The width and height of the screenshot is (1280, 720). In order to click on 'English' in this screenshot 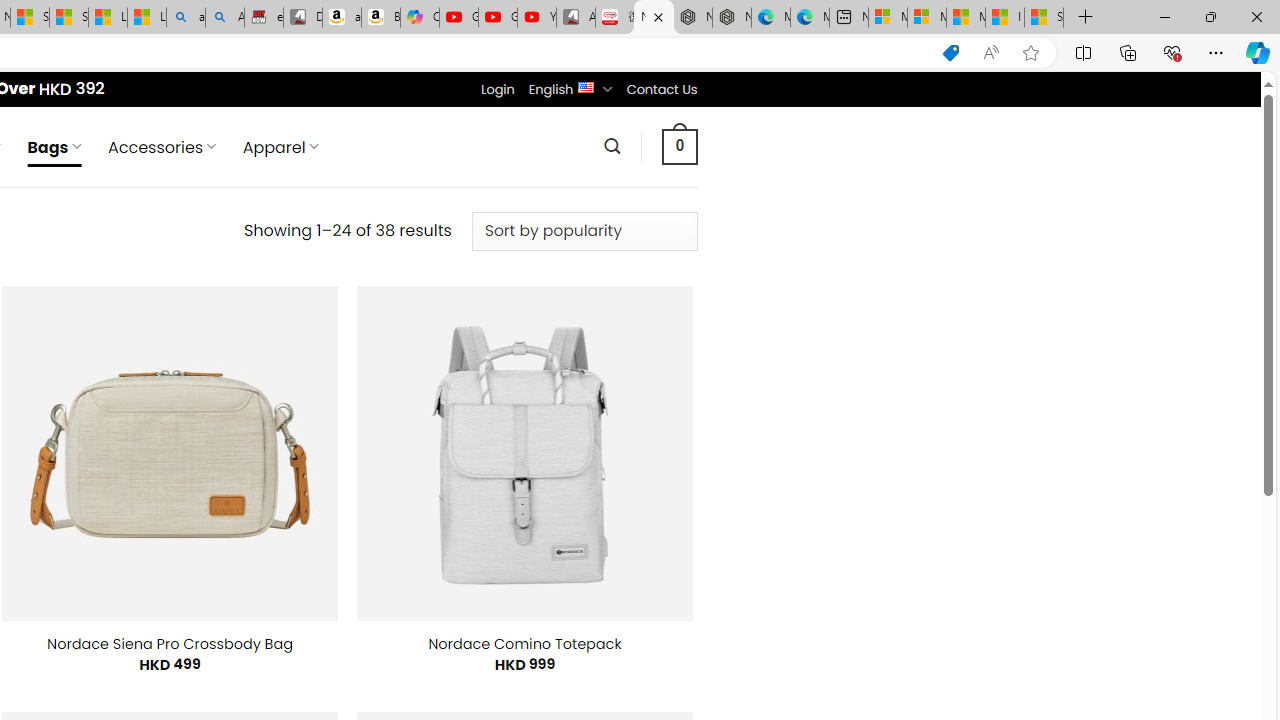, I will do `click(585, 85)`.